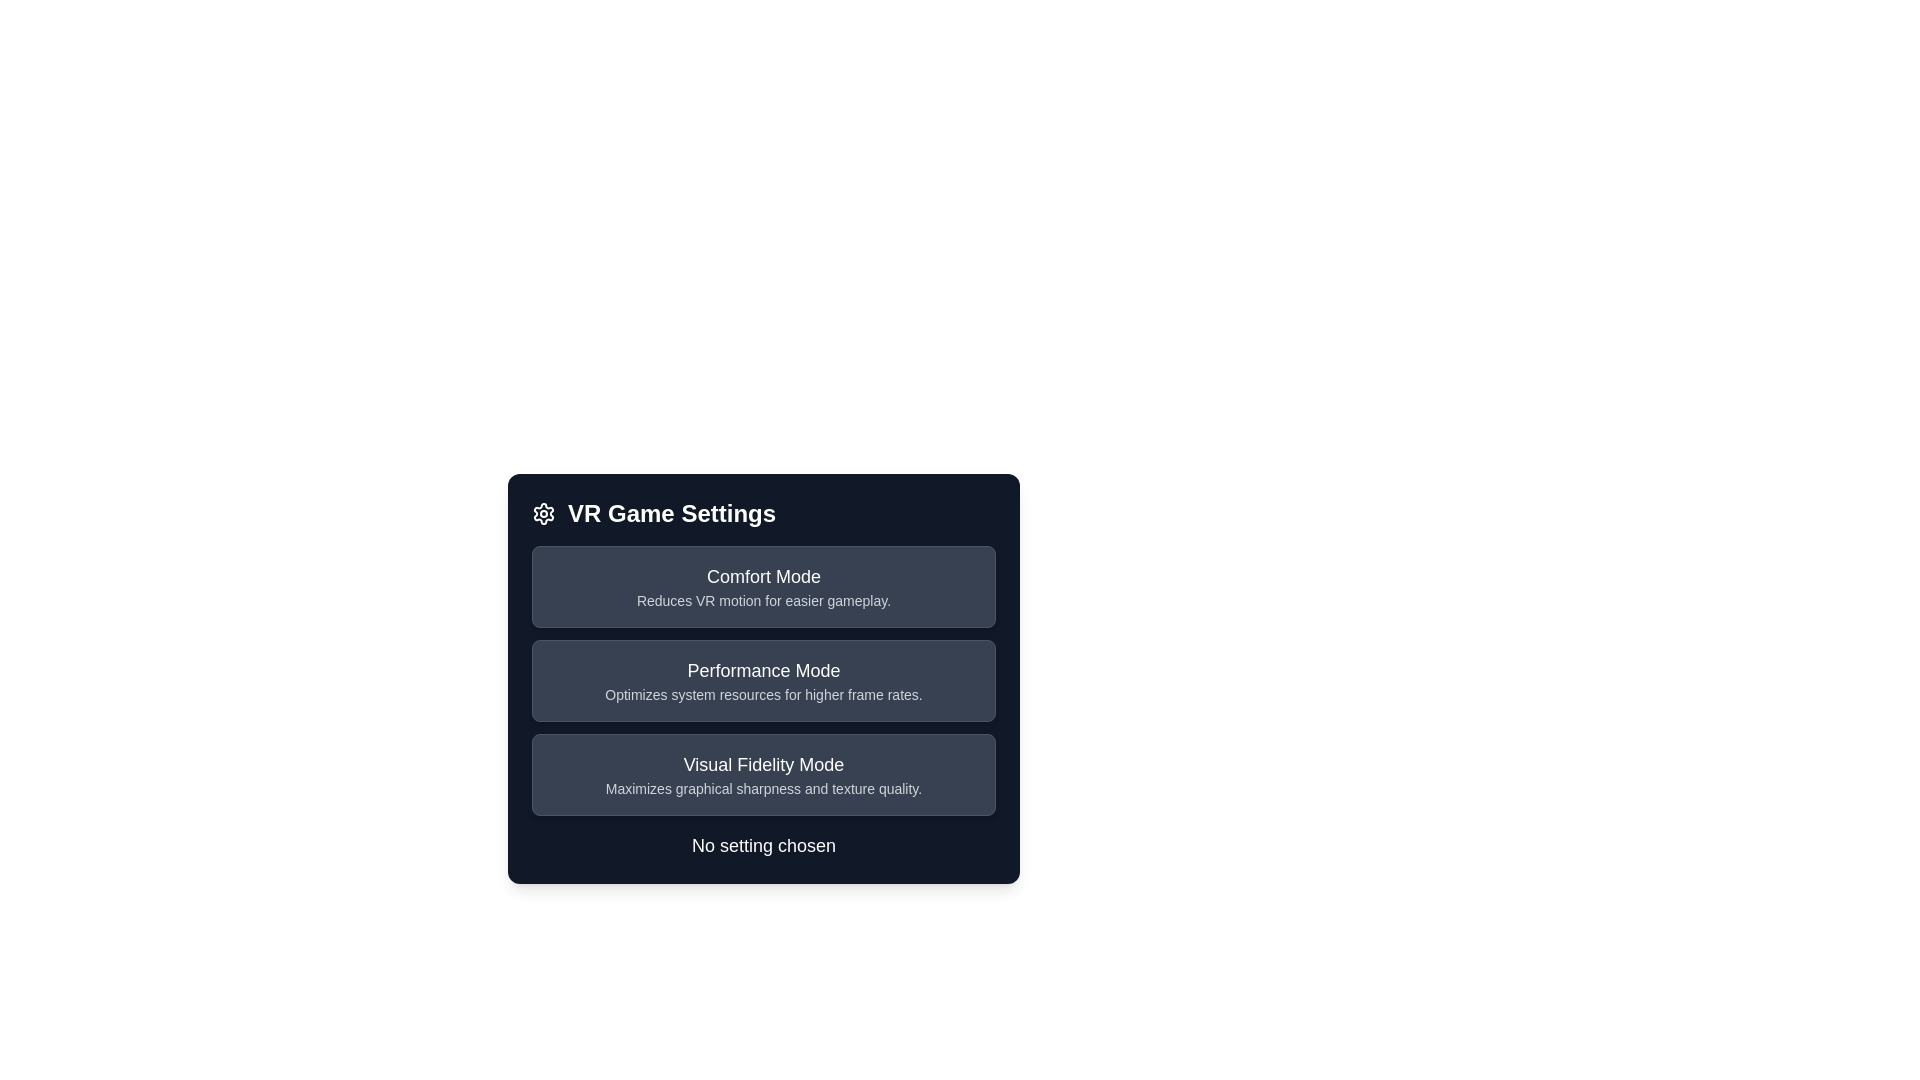  Describe the element at coordinates (762, 600) in the screenshot. I see `the descriptive text label that clarifies the purpose of the 'Comfort Mode' option, which is located below the title text 'Comfort Mode' within the 'VR Game Settings.'` at that location.